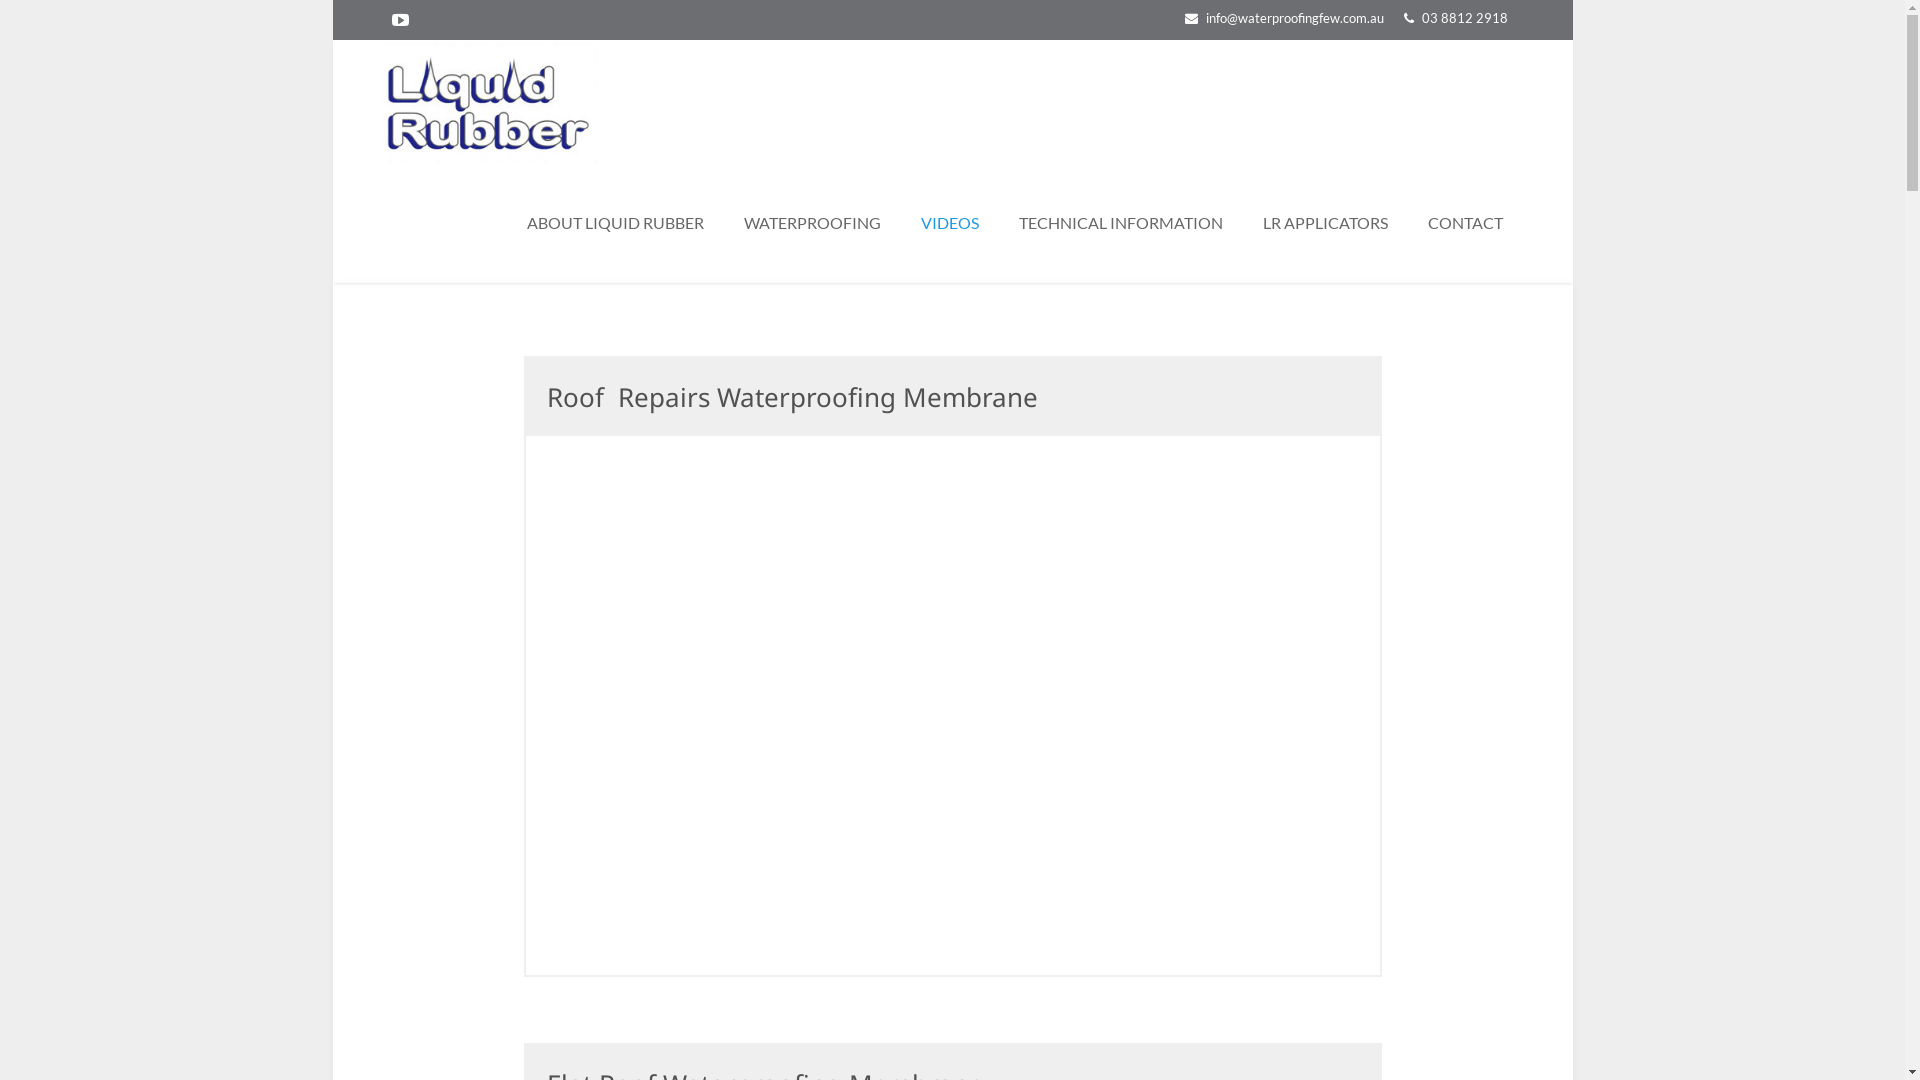 This screenshot has width=1920, height=1080. I want to click on 'VIDEOS', so click(899, 223).